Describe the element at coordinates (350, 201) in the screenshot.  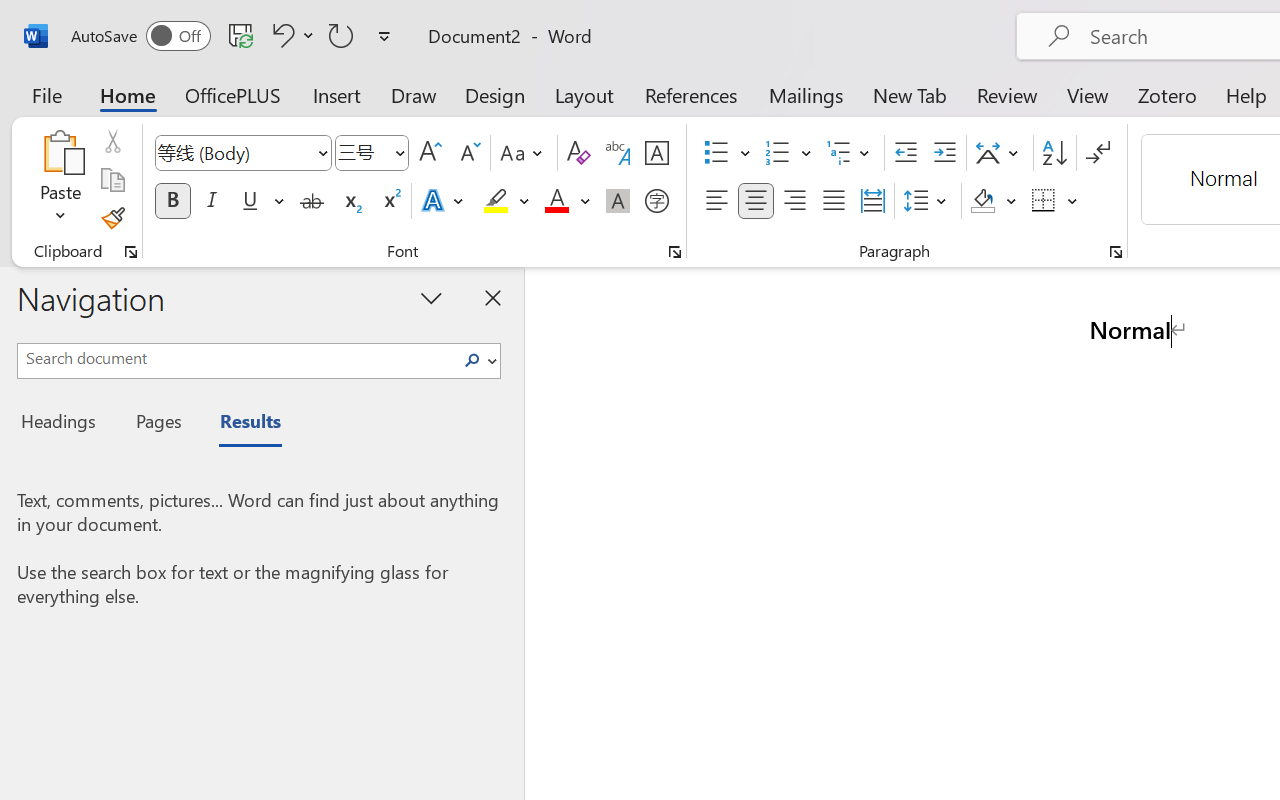
I see `'Subscript'` at that location.